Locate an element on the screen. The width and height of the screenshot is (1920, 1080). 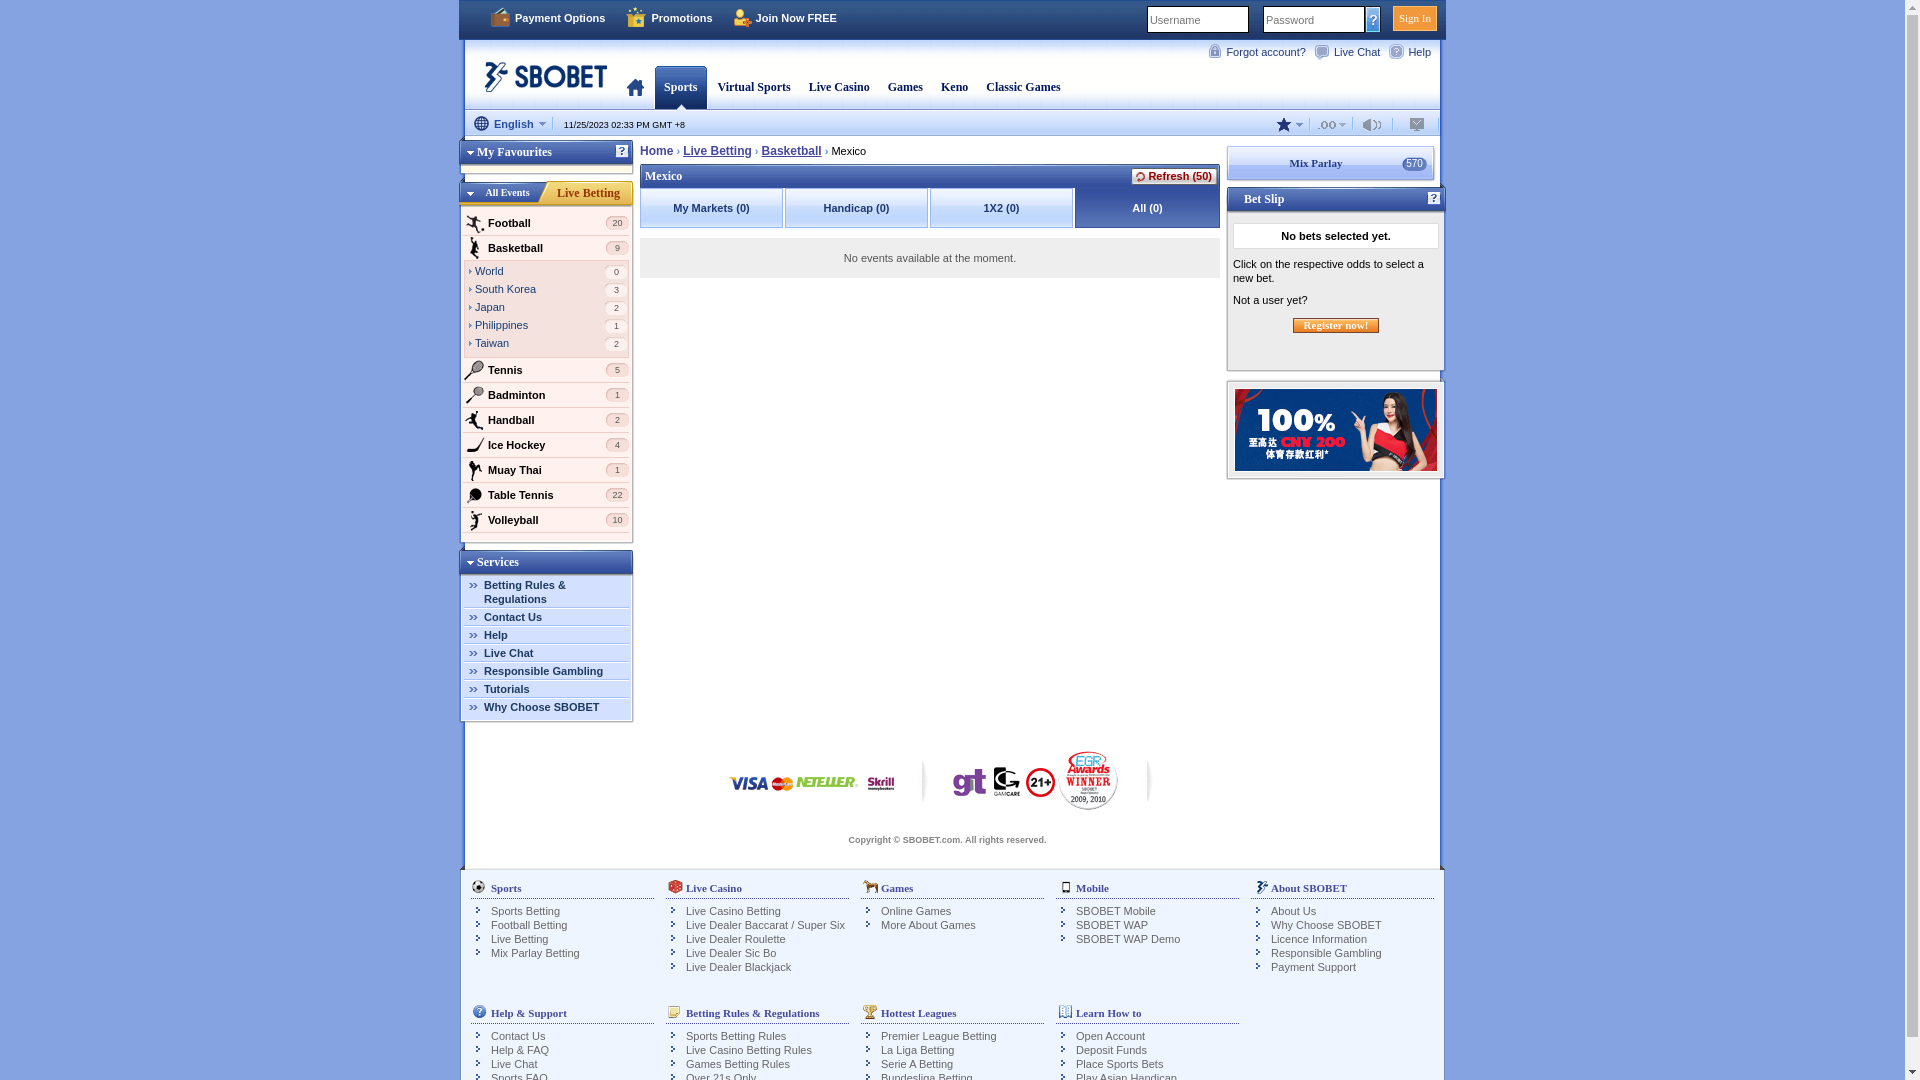
'Games Betting Rules' is located at coordinates (737, 1063).